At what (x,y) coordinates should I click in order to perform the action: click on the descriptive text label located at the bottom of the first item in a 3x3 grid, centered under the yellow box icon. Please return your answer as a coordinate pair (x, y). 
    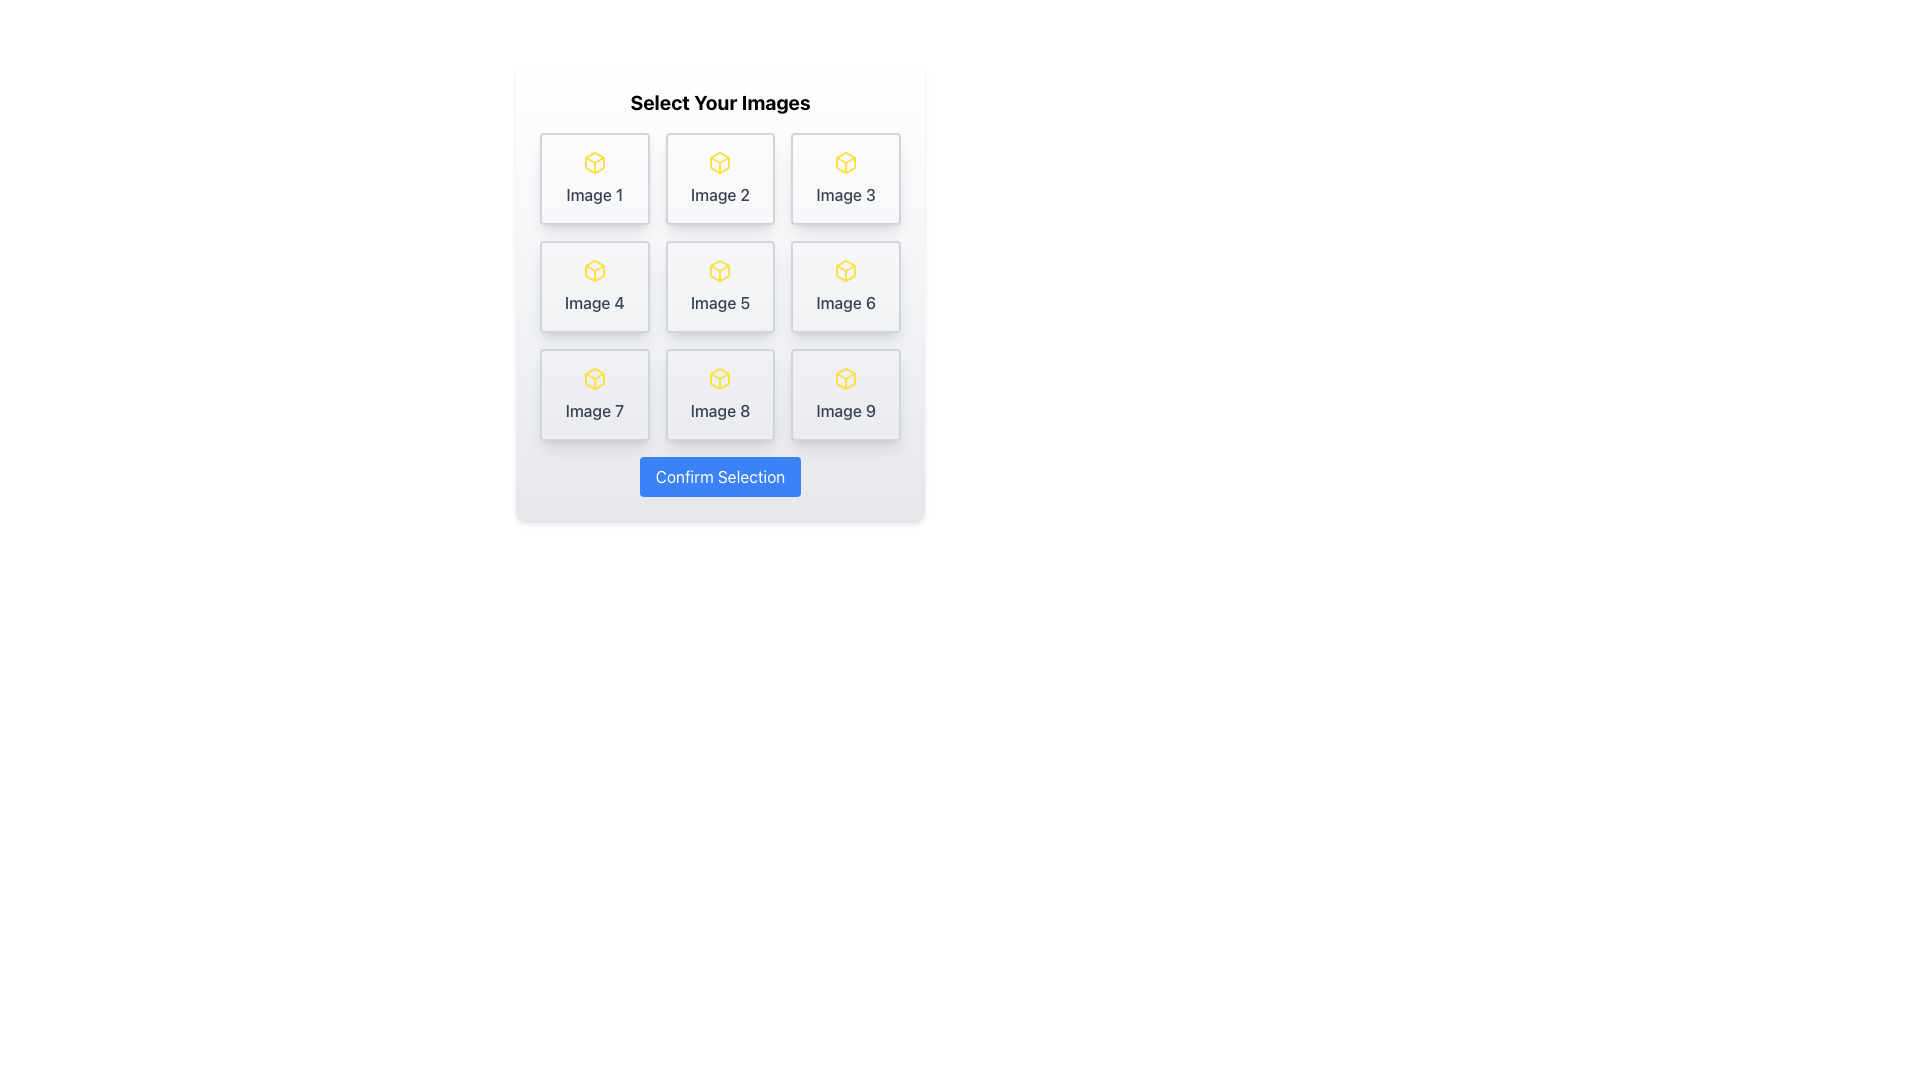
    Looking at the image, I should click on (593, 195).